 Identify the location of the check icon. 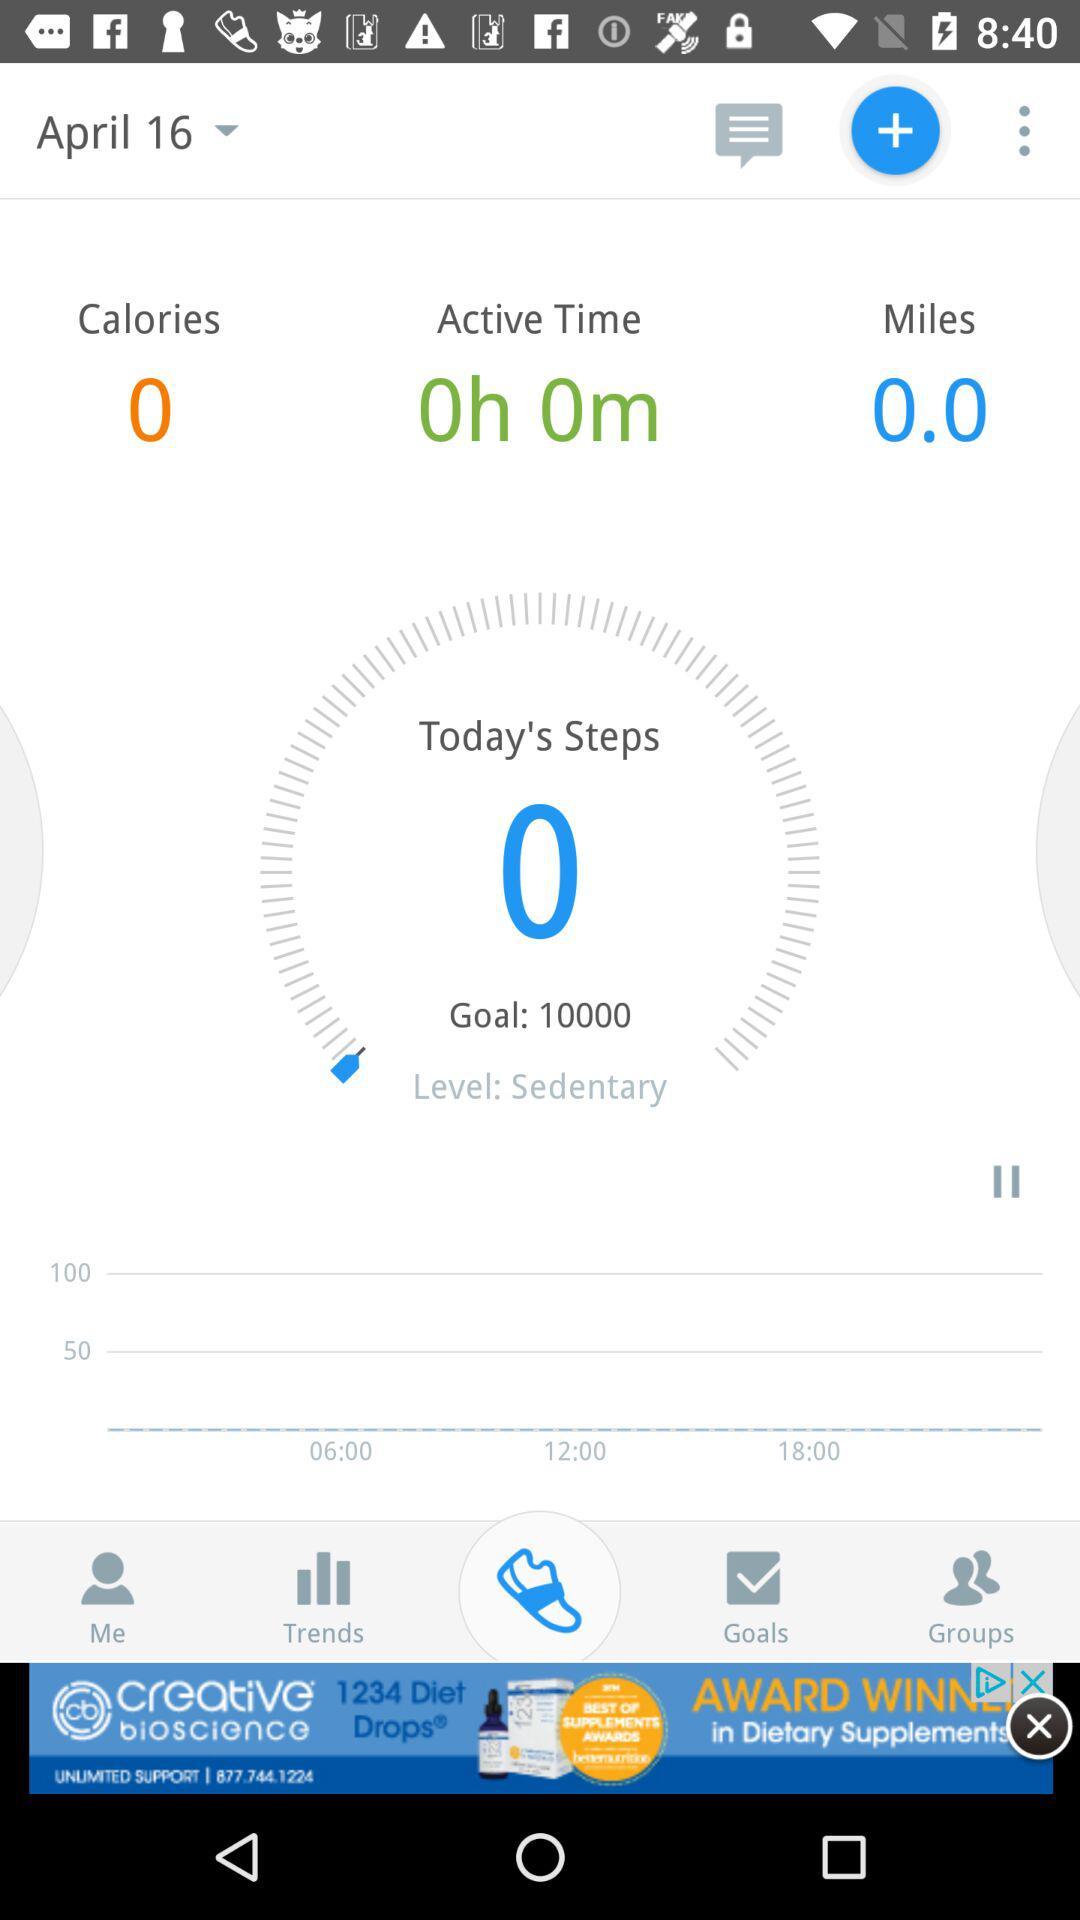
(755, 1577).